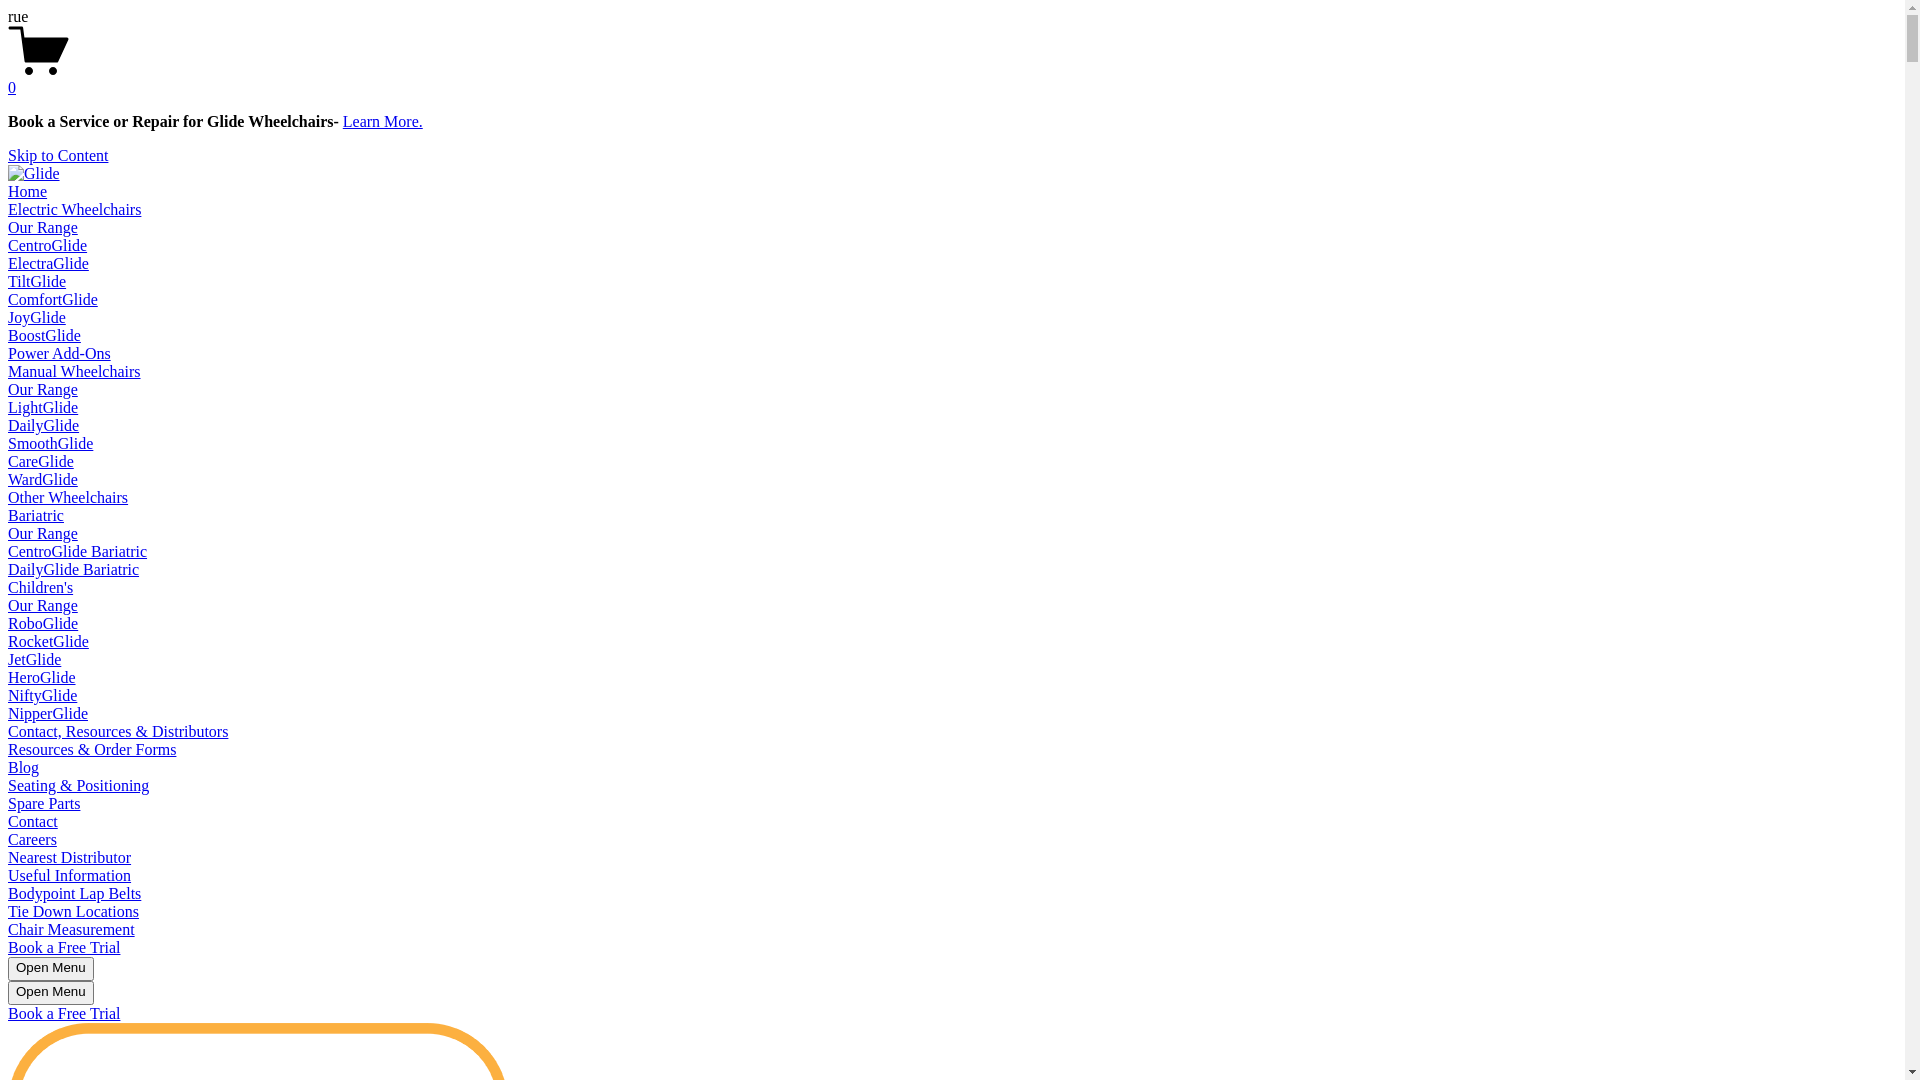  I want to click on 'CareGlide', so click(41, 461).